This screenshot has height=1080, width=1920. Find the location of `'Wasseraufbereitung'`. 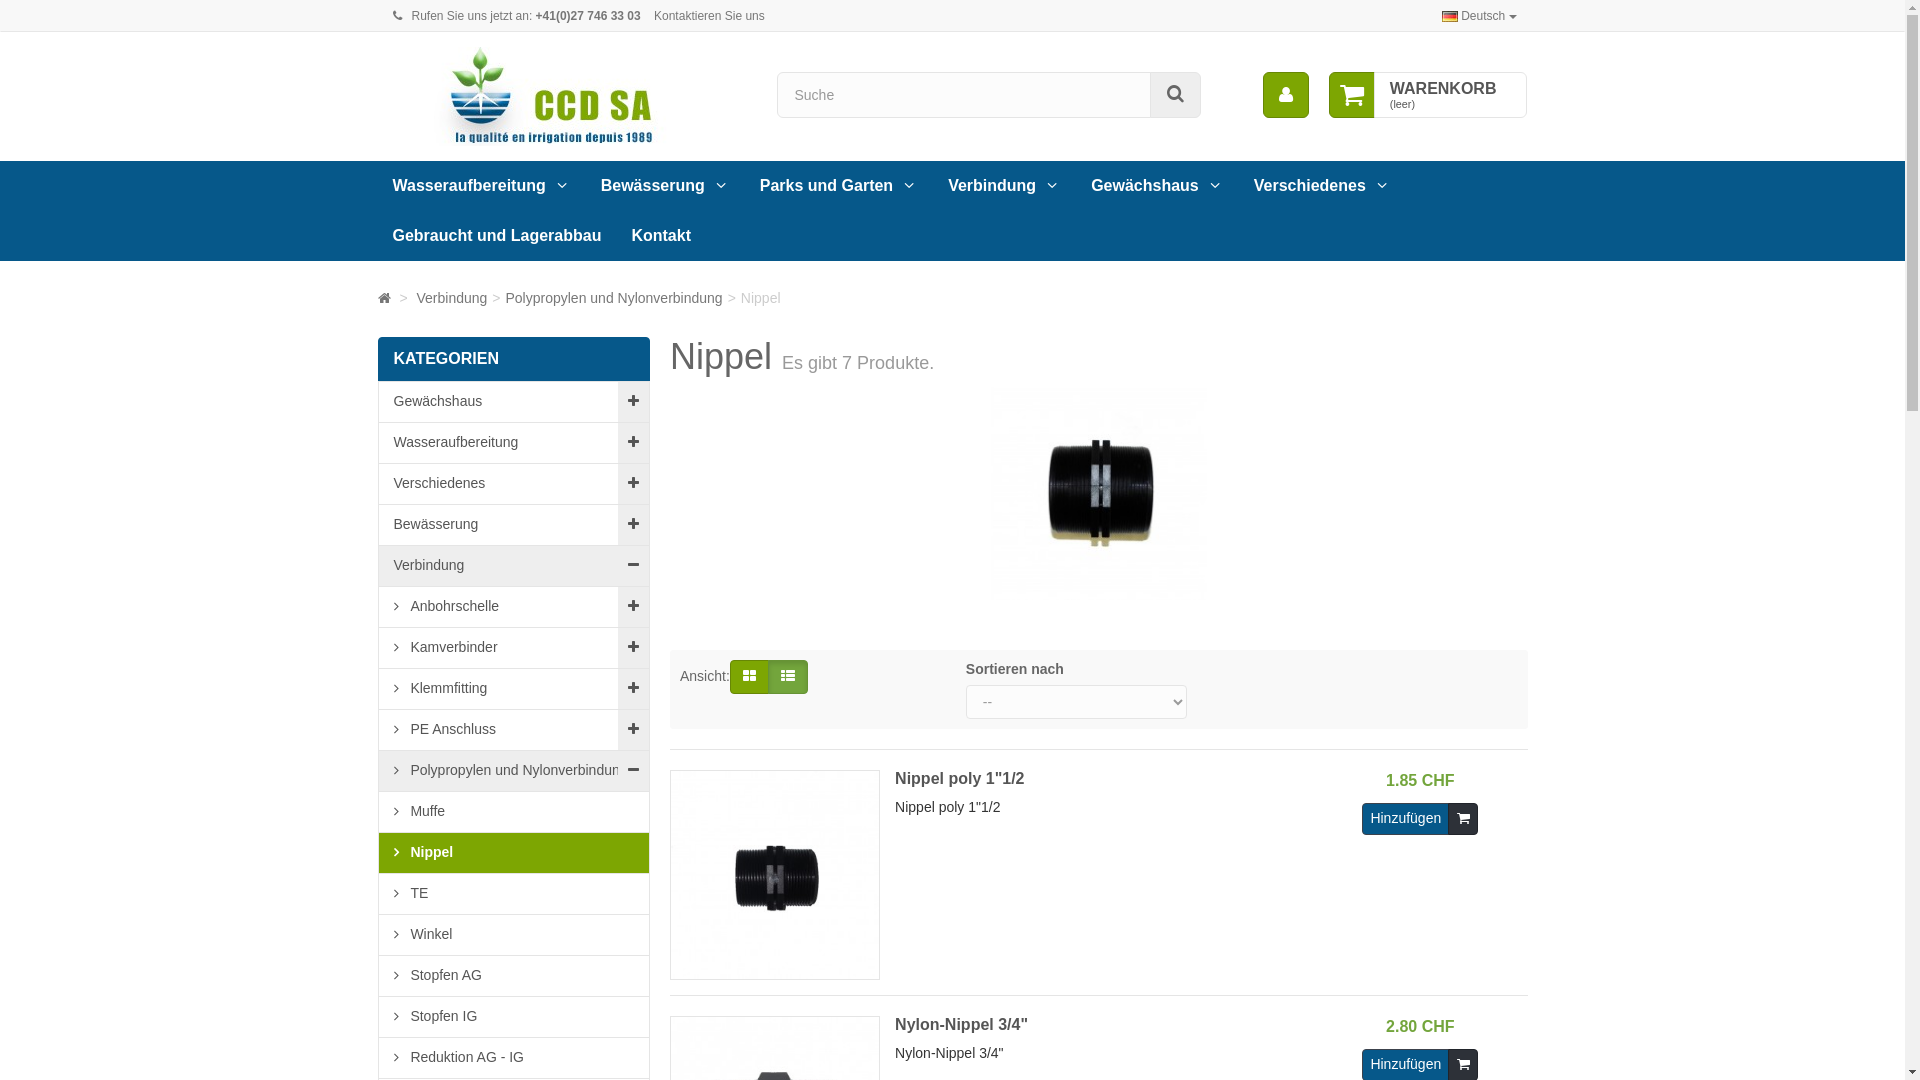

'Wasseraufbereitung' is located at coordinates (513, 442).